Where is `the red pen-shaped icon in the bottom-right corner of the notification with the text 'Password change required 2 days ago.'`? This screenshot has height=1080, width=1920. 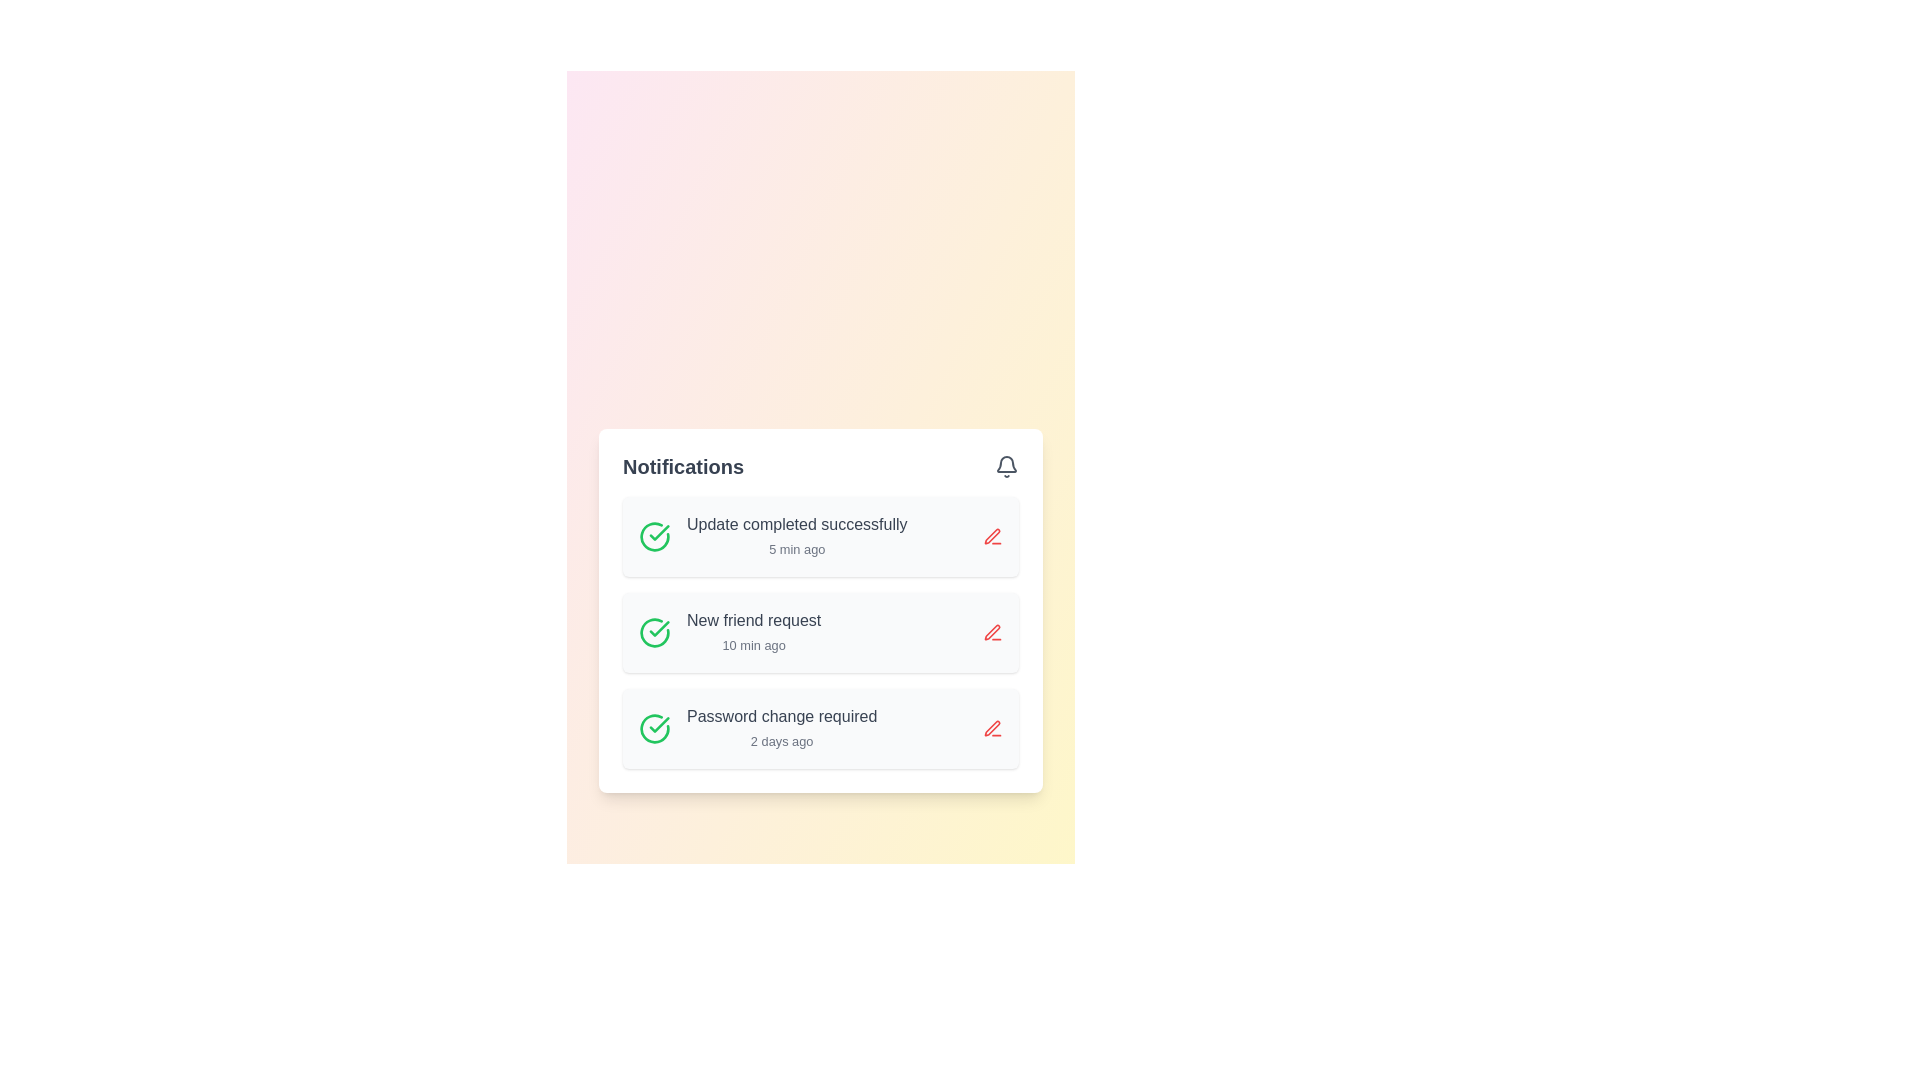
the red pen-shaped icon in the bottom-right corner of the notification with the text 'Password change required 2 days ago.' is located at coordinates (993, 729).